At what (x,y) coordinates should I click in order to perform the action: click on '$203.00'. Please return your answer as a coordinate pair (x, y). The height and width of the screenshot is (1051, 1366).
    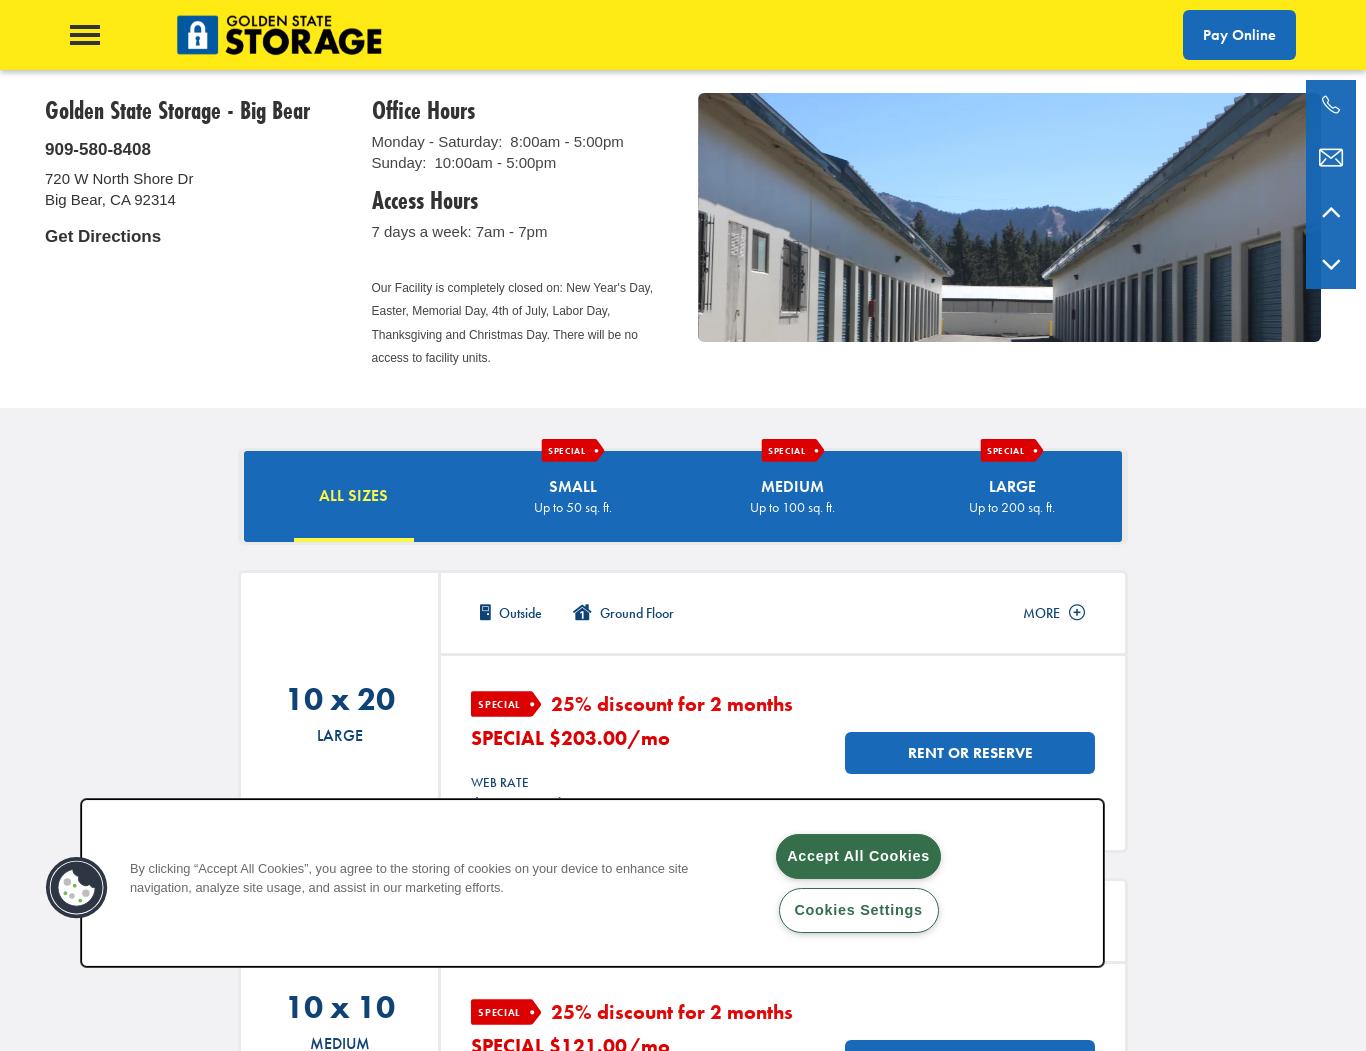
    Looking at the image, I should click on (584, 736).